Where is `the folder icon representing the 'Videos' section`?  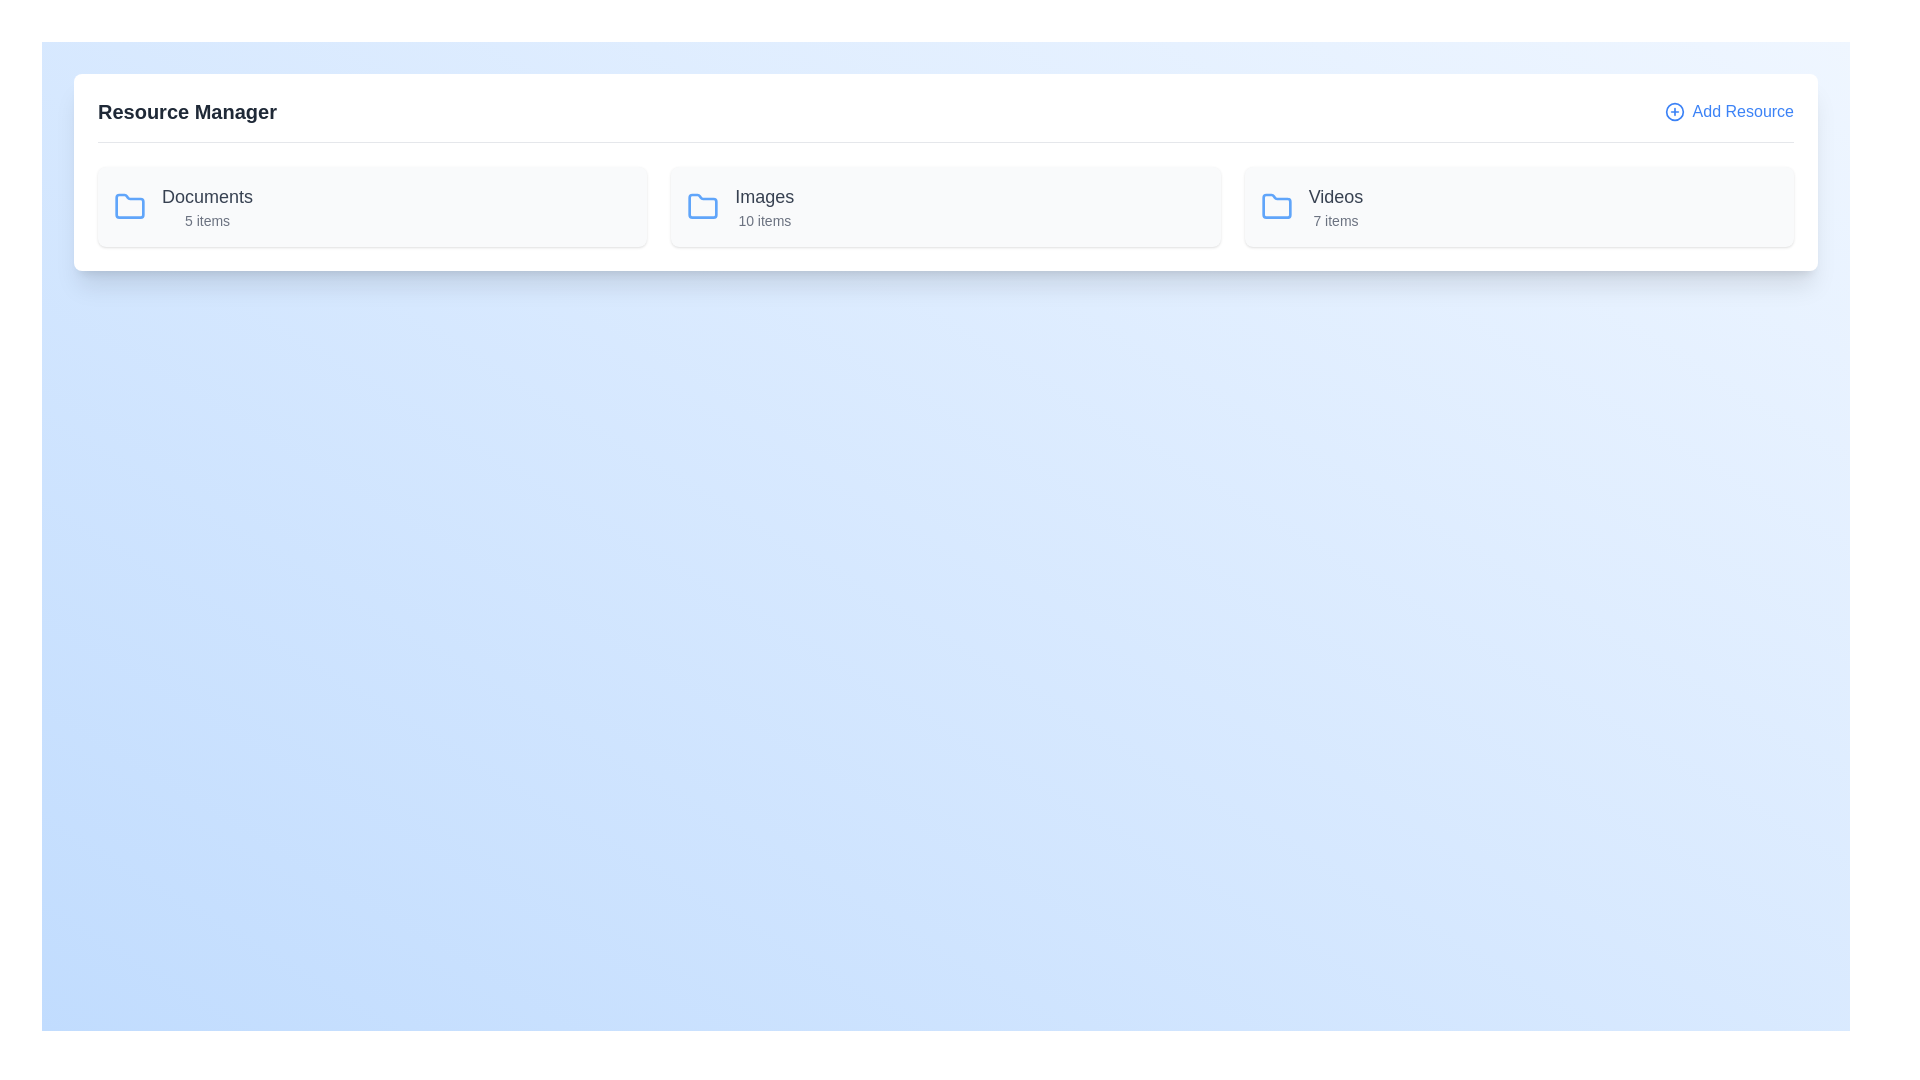
the folder icon representing the 'Videos' section is located at coordinates (1275, 207).